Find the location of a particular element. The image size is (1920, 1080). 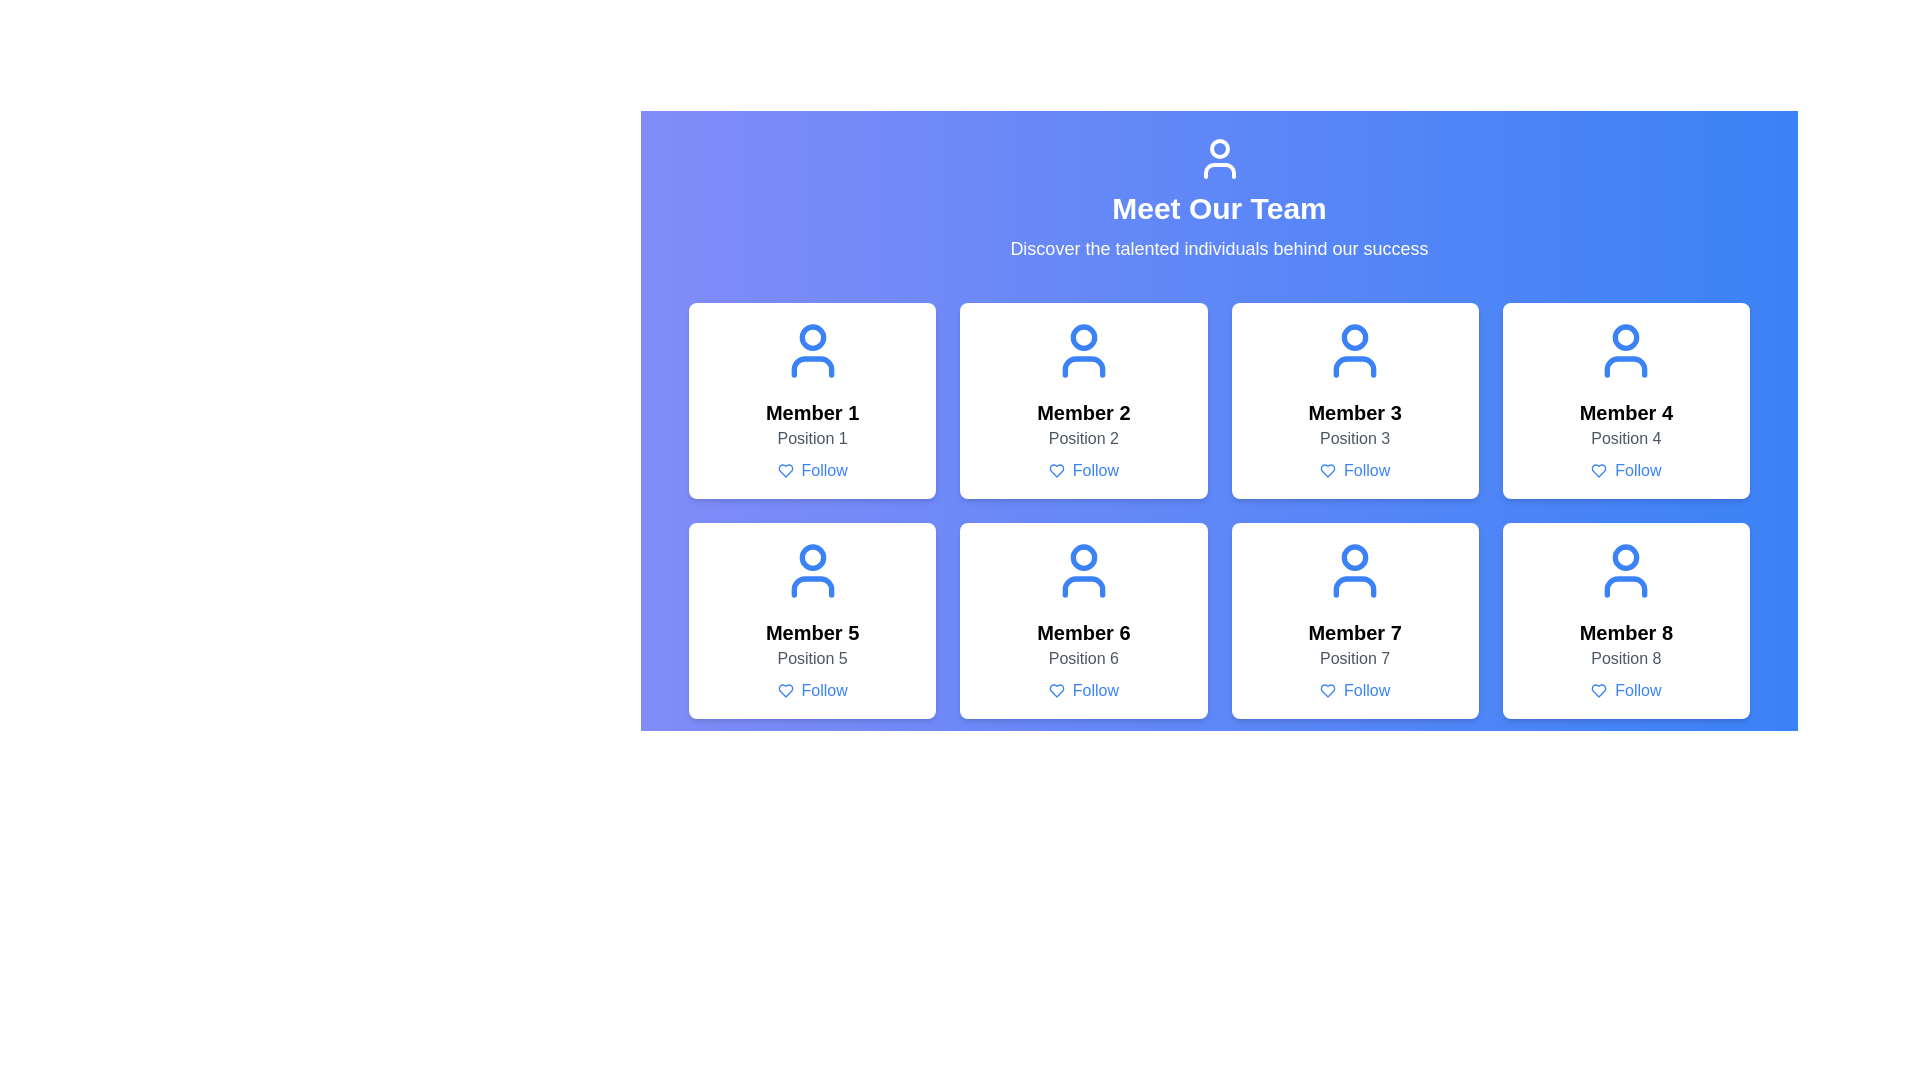

the small circular shape representing 'Member 6' located at the top center of the icon in the second row, second column of the team member grid layout is located at coordinates (1082, 557).